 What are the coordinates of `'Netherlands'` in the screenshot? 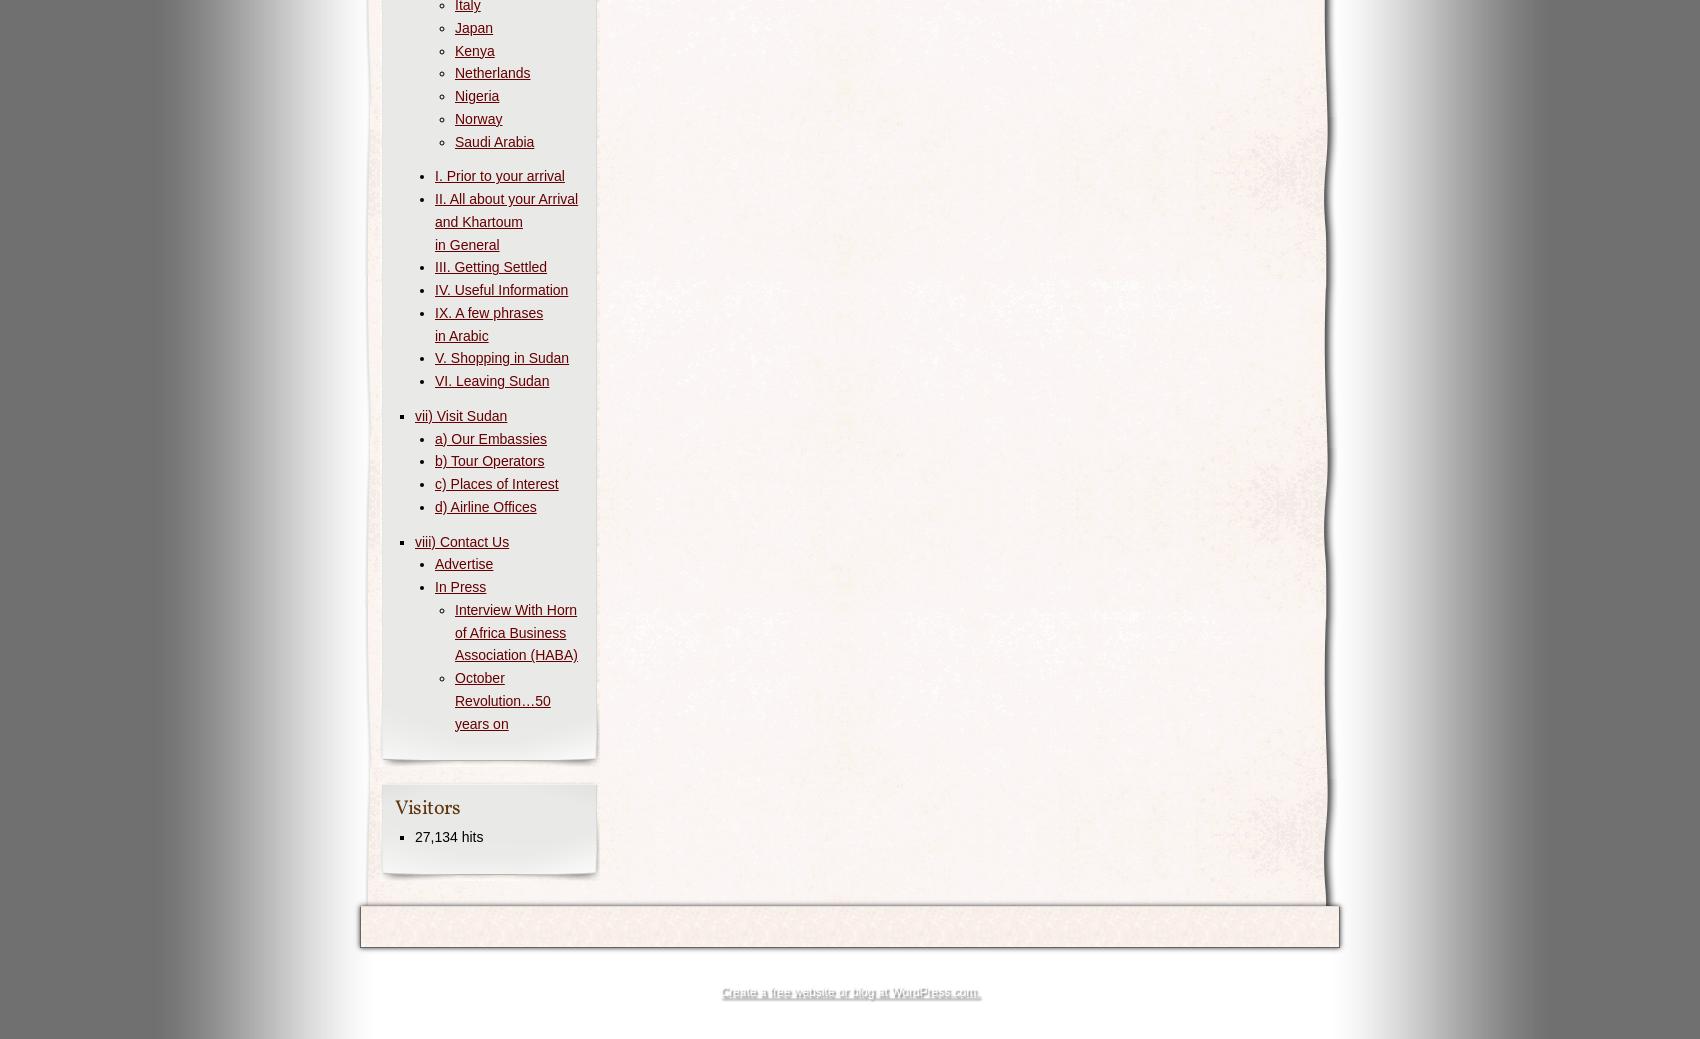 It's located at (492, 72).